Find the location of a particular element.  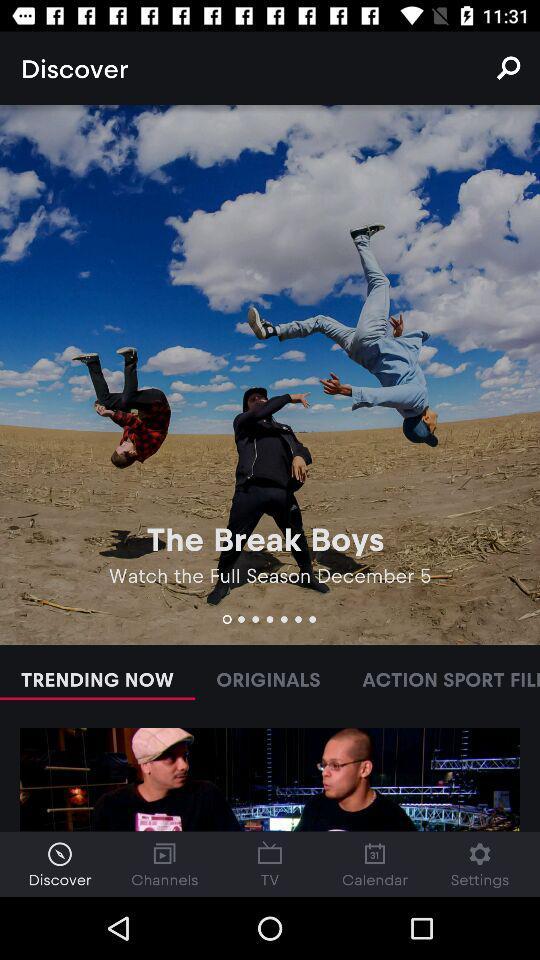

the time icon is located at coordinates (59, 863).